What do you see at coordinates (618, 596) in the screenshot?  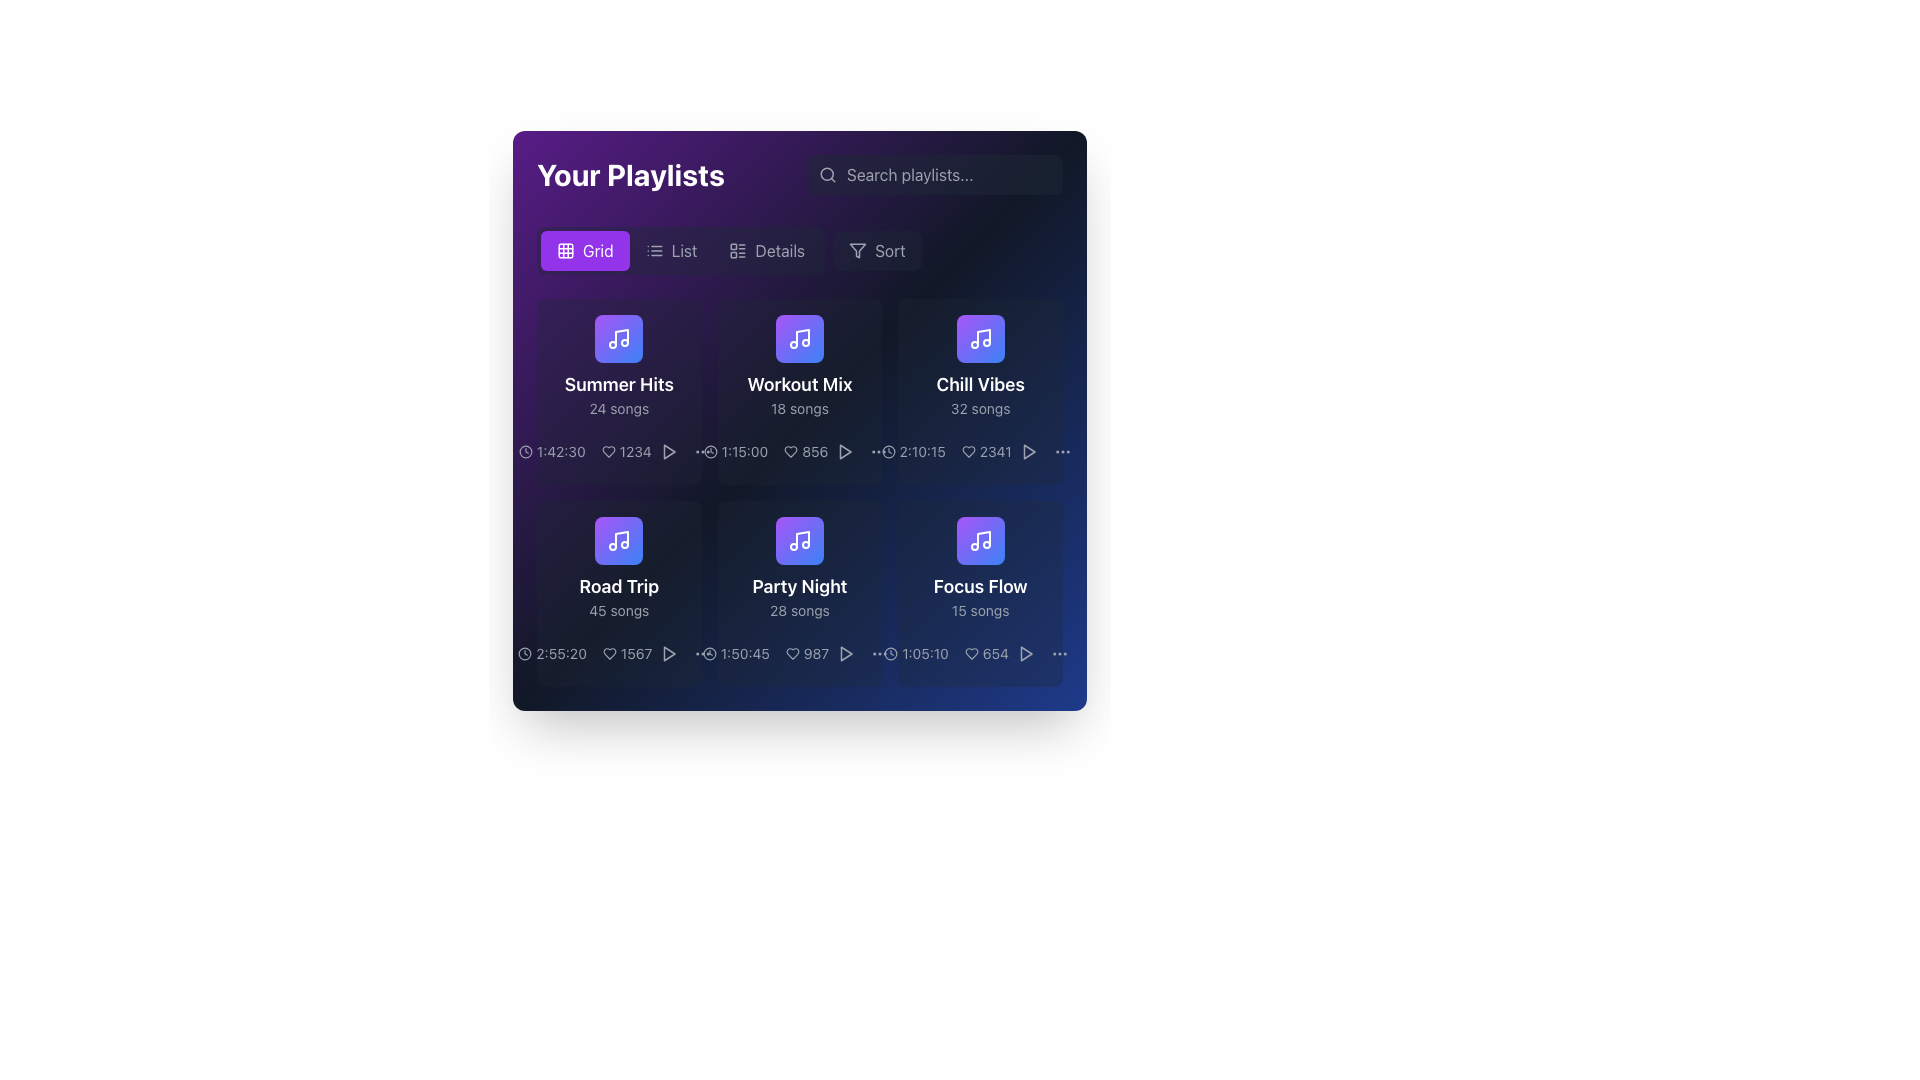 I see `the text label that displays the title 'Road Trip' and the number of songs '45 songs', located in the third item of the first row under 'Your Playlists'` at bounding box center [618, 596].